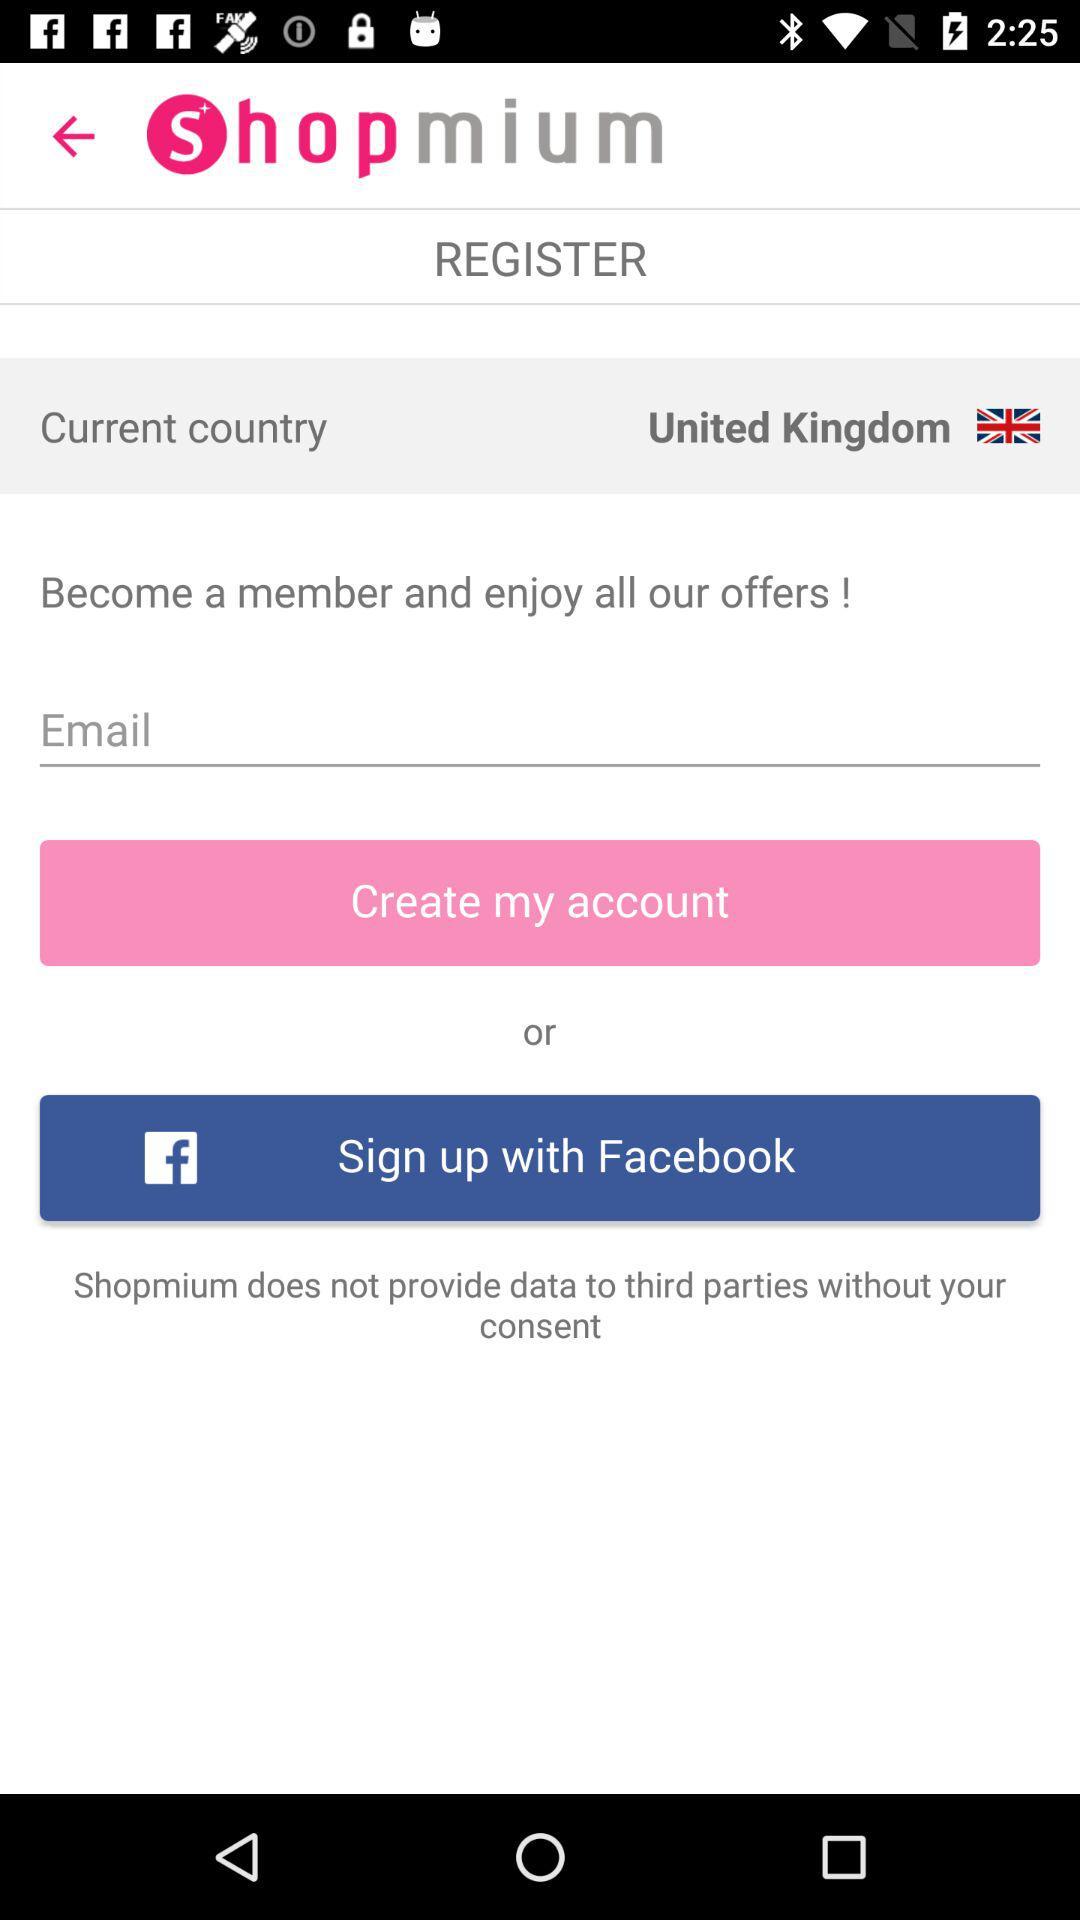  Describe the element at coordinates (540, 1157) in the screenshot. I see `sign up with icon` at that location.